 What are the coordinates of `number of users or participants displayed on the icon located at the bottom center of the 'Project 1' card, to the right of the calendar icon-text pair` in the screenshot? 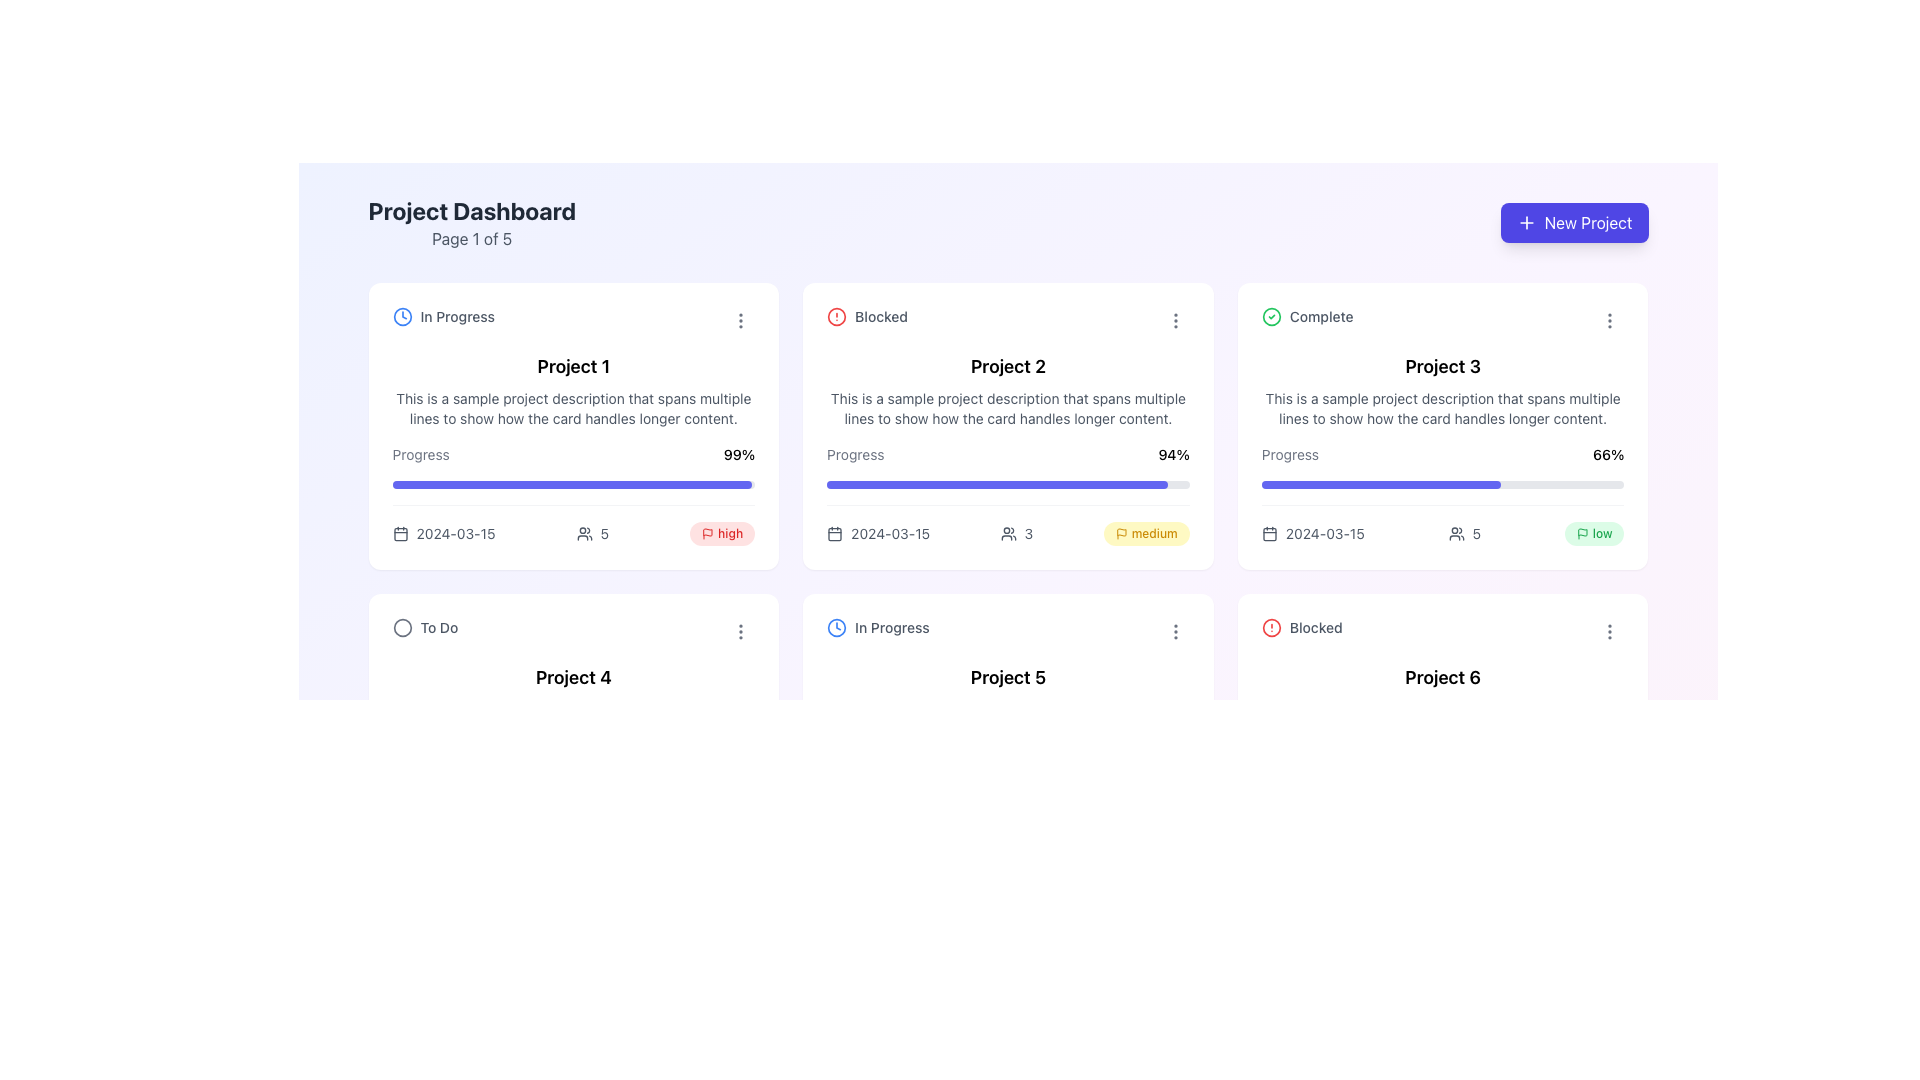 It's located at (591, 532).